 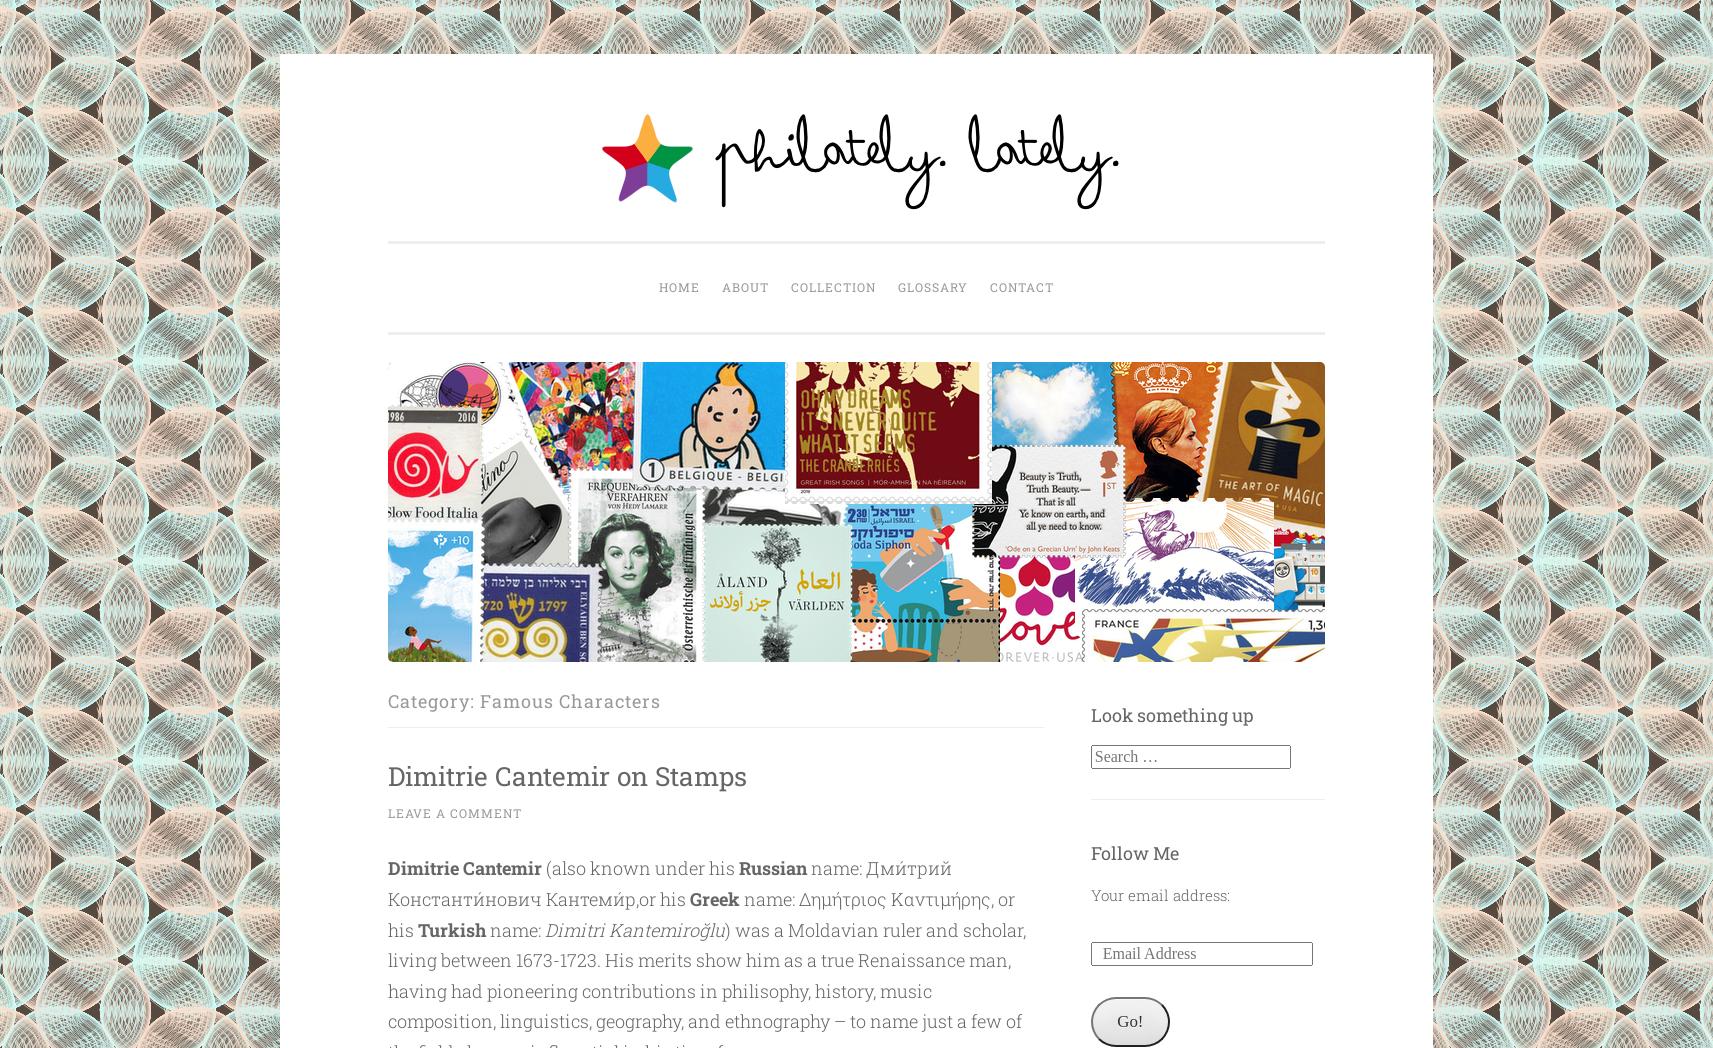 I want to click on 'Home', so click(x=679, y=286).